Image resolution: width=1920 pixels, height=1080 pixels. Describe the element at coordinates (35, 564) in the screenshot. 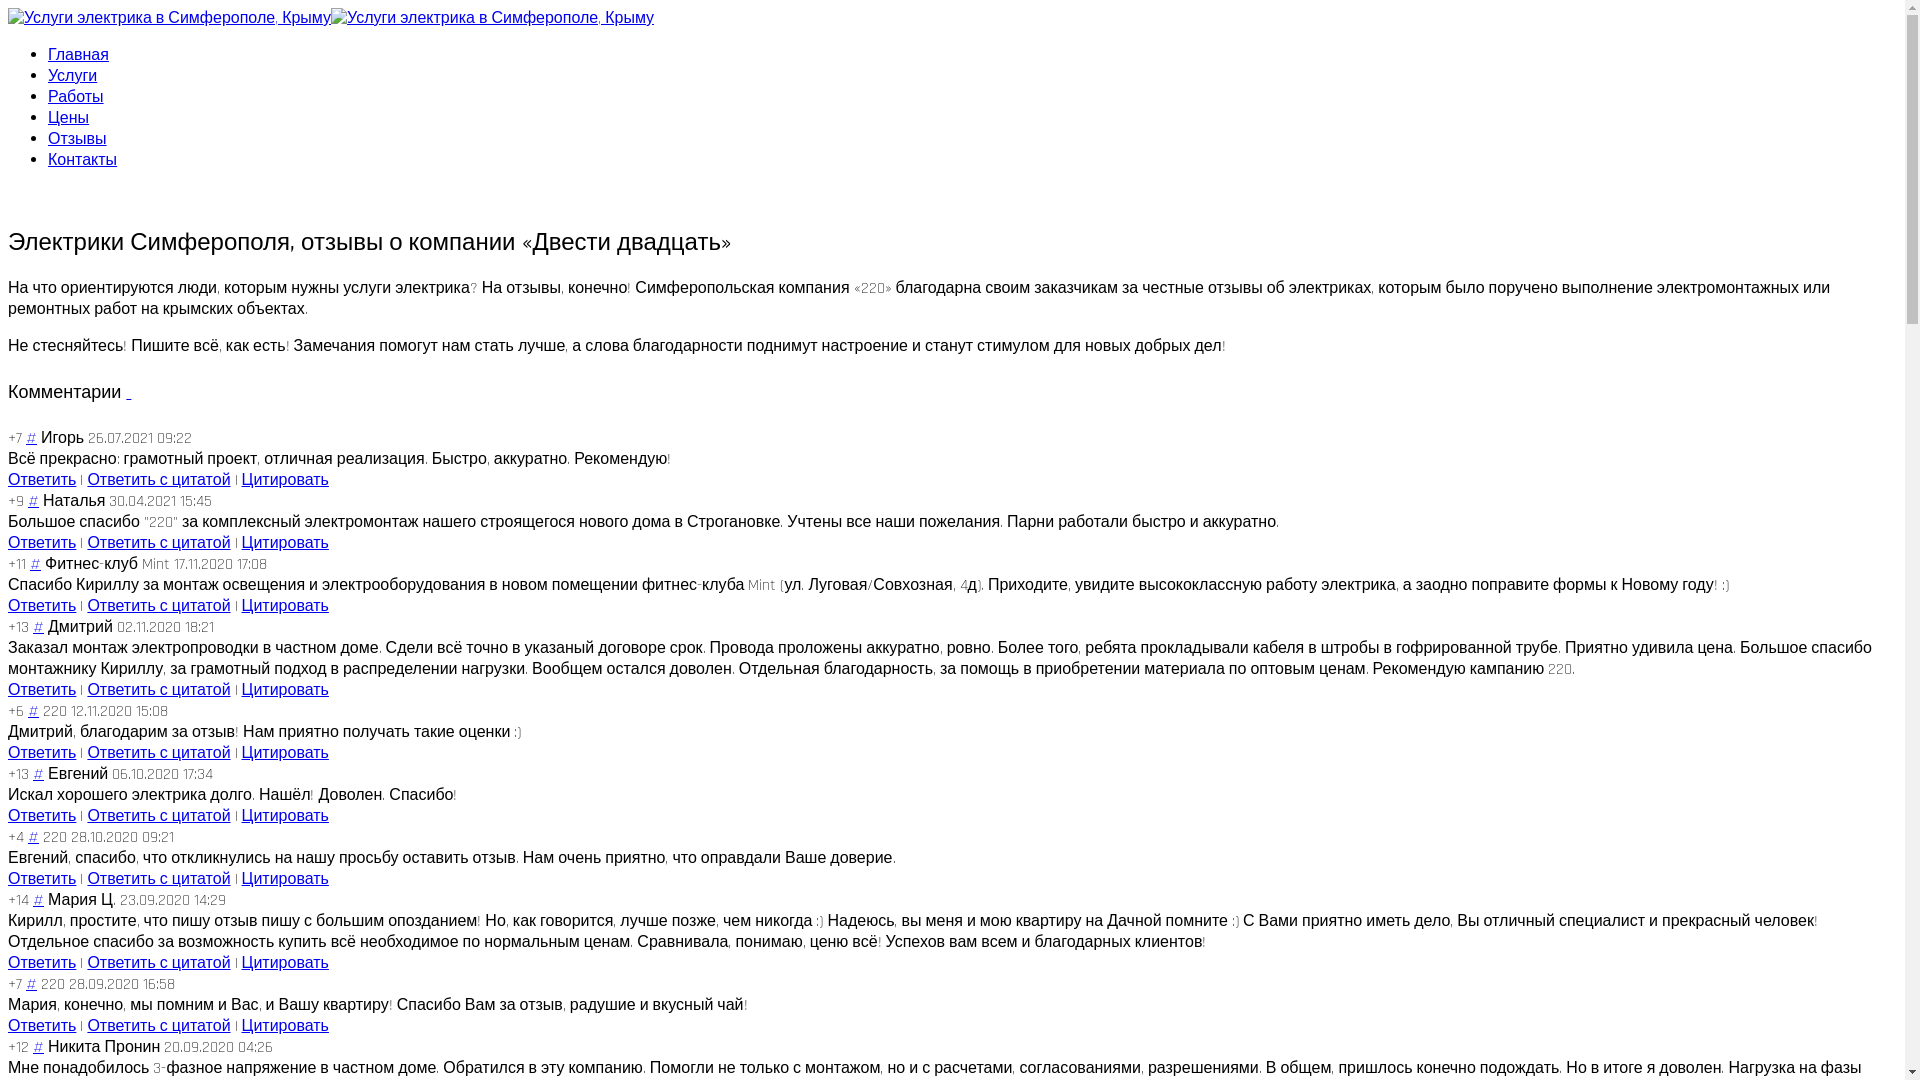

I see `'#'` at that location.